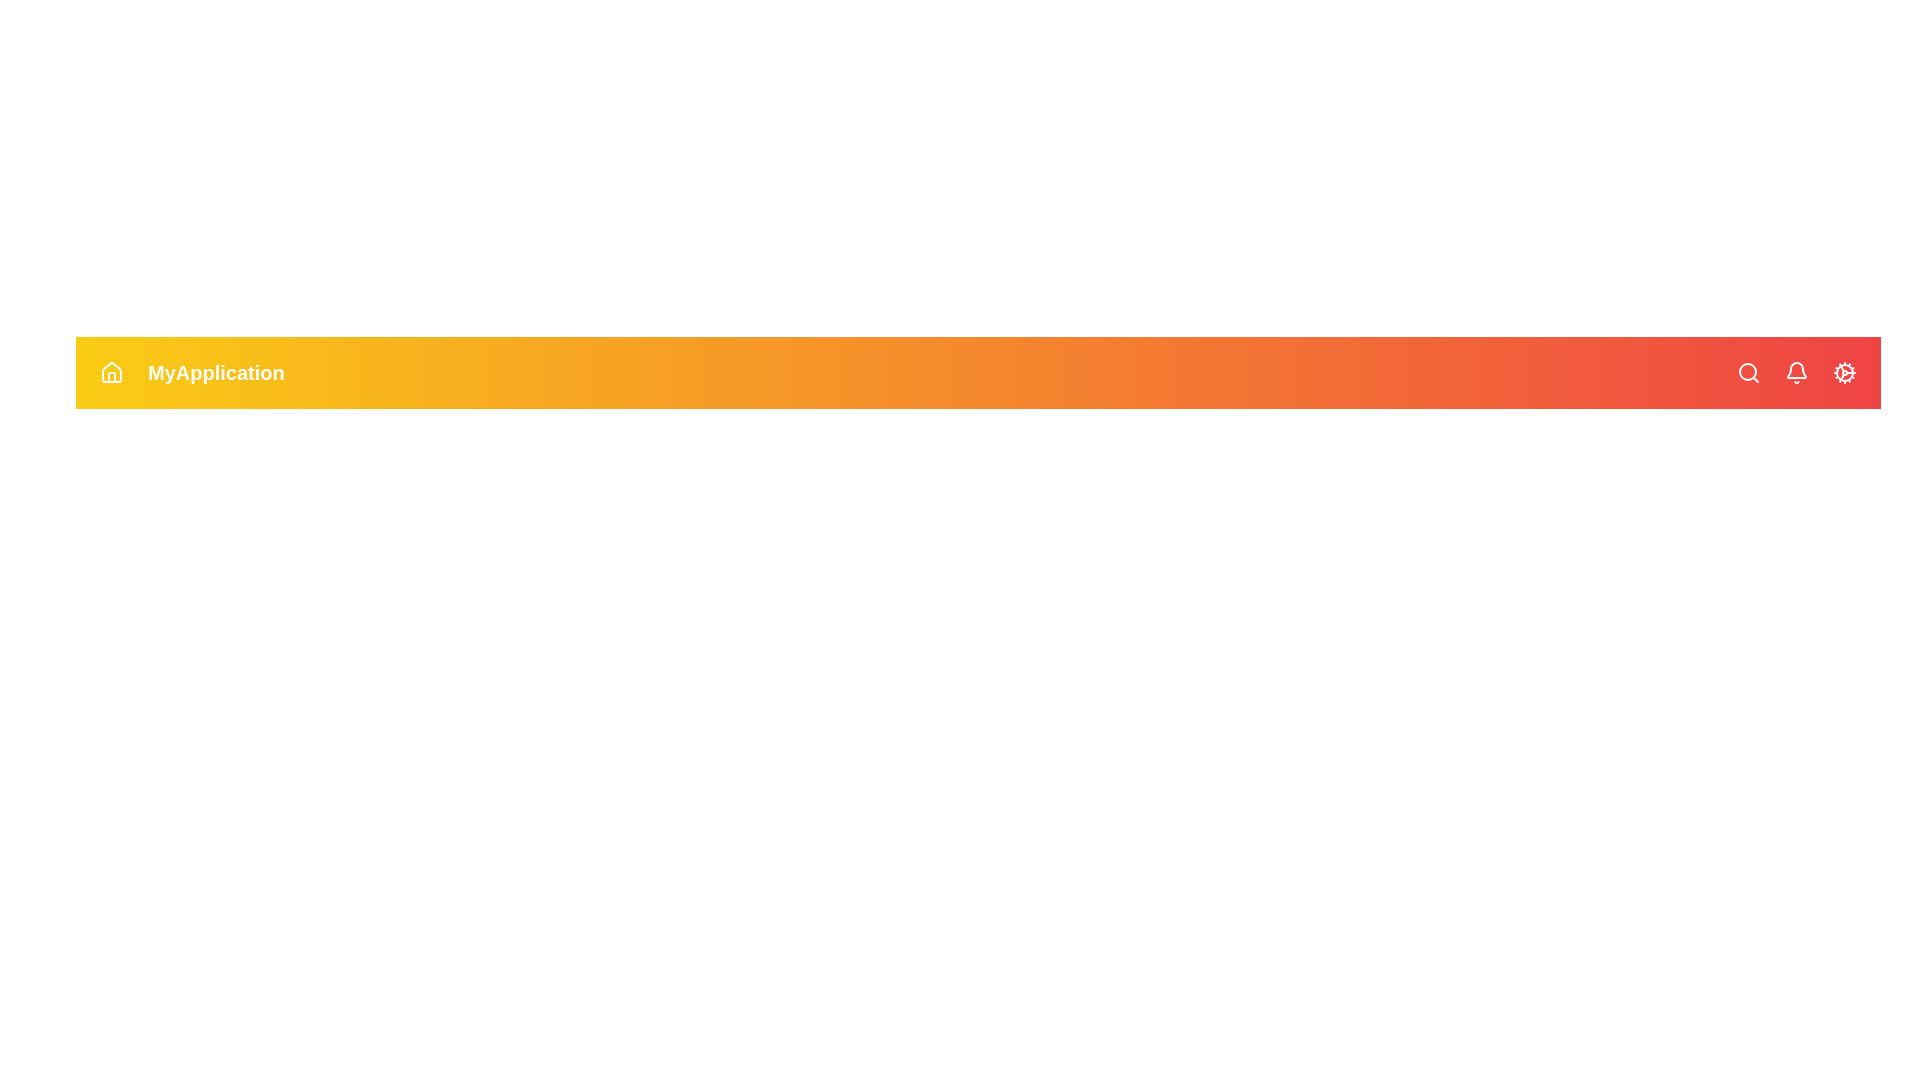 This screenshot has width=1920, height=1080. Describe the element at coordinates (1796, 373) in the screenshot. I see `the bell-shaped icon located in the top-right corner of the interface` at that location.